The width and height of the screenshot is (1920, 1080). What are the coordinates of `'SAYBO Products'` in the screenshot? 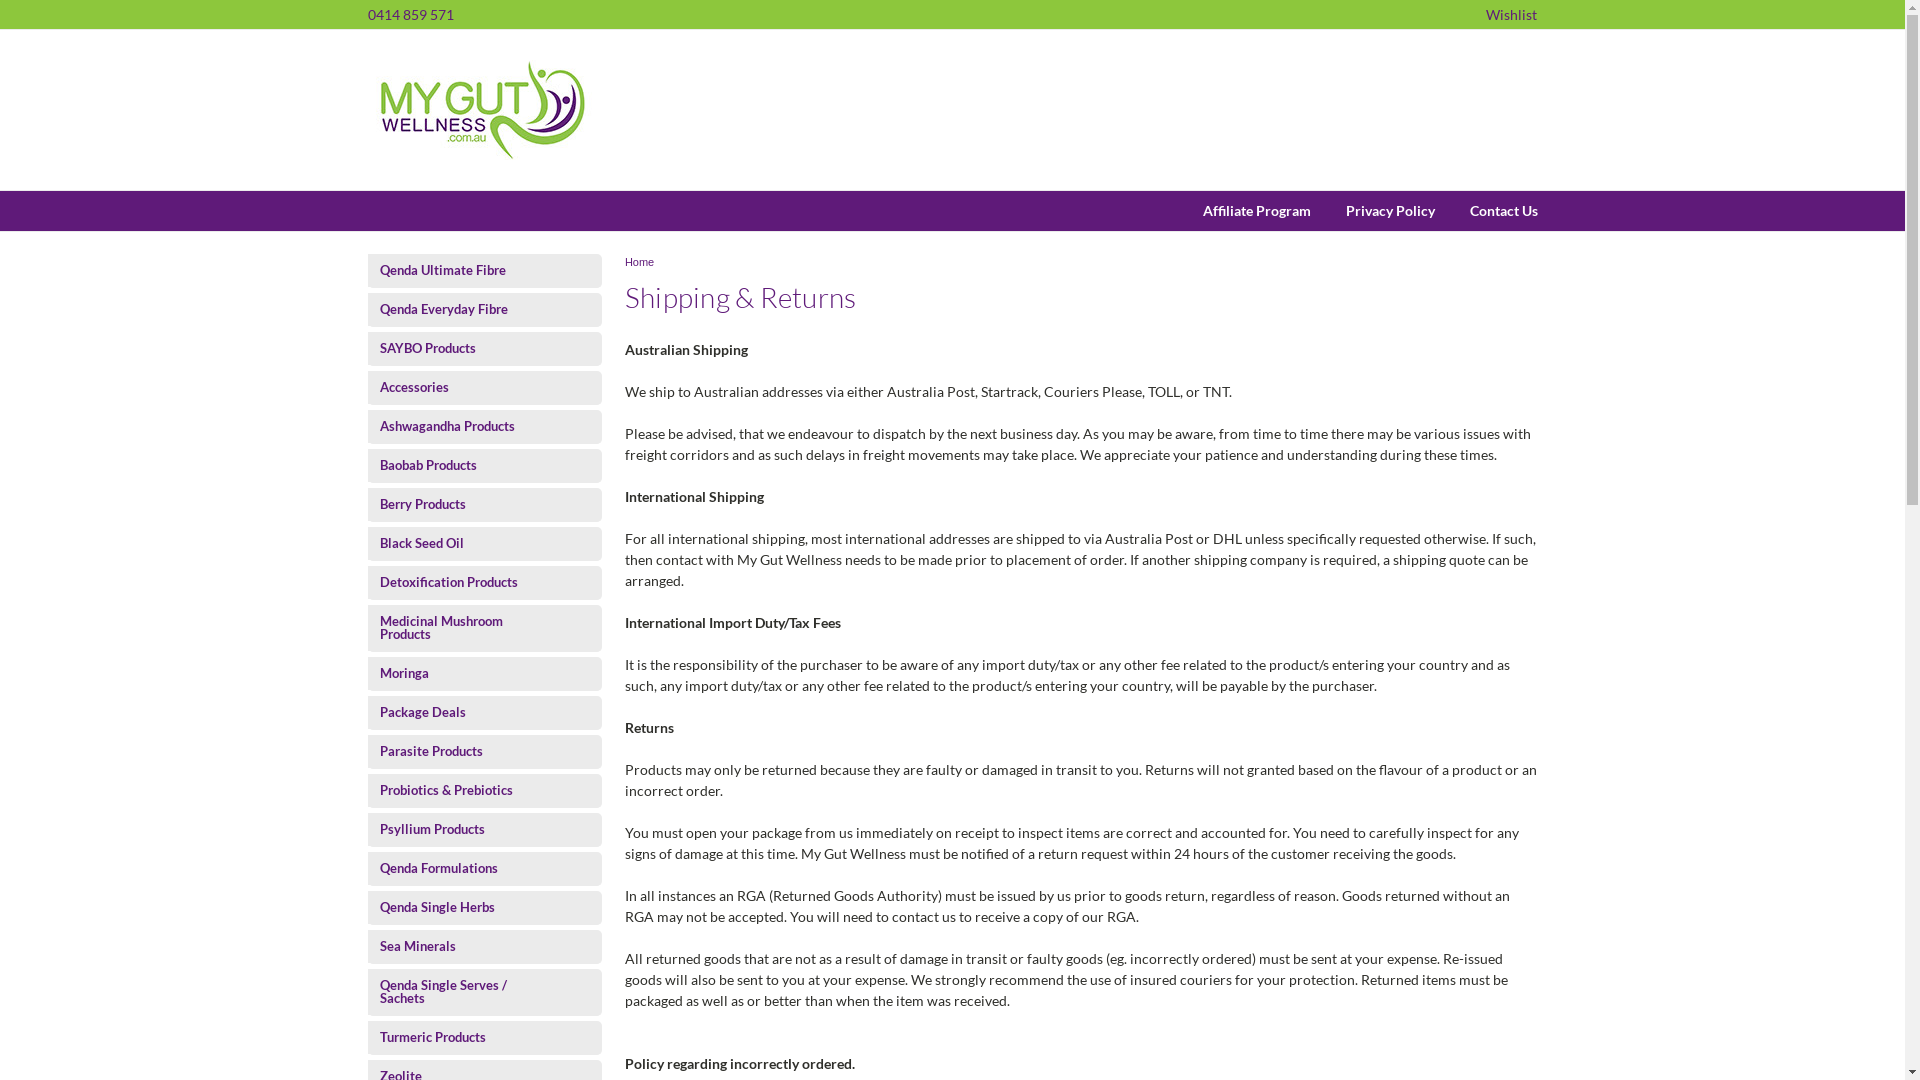 It's located at (368, 347).